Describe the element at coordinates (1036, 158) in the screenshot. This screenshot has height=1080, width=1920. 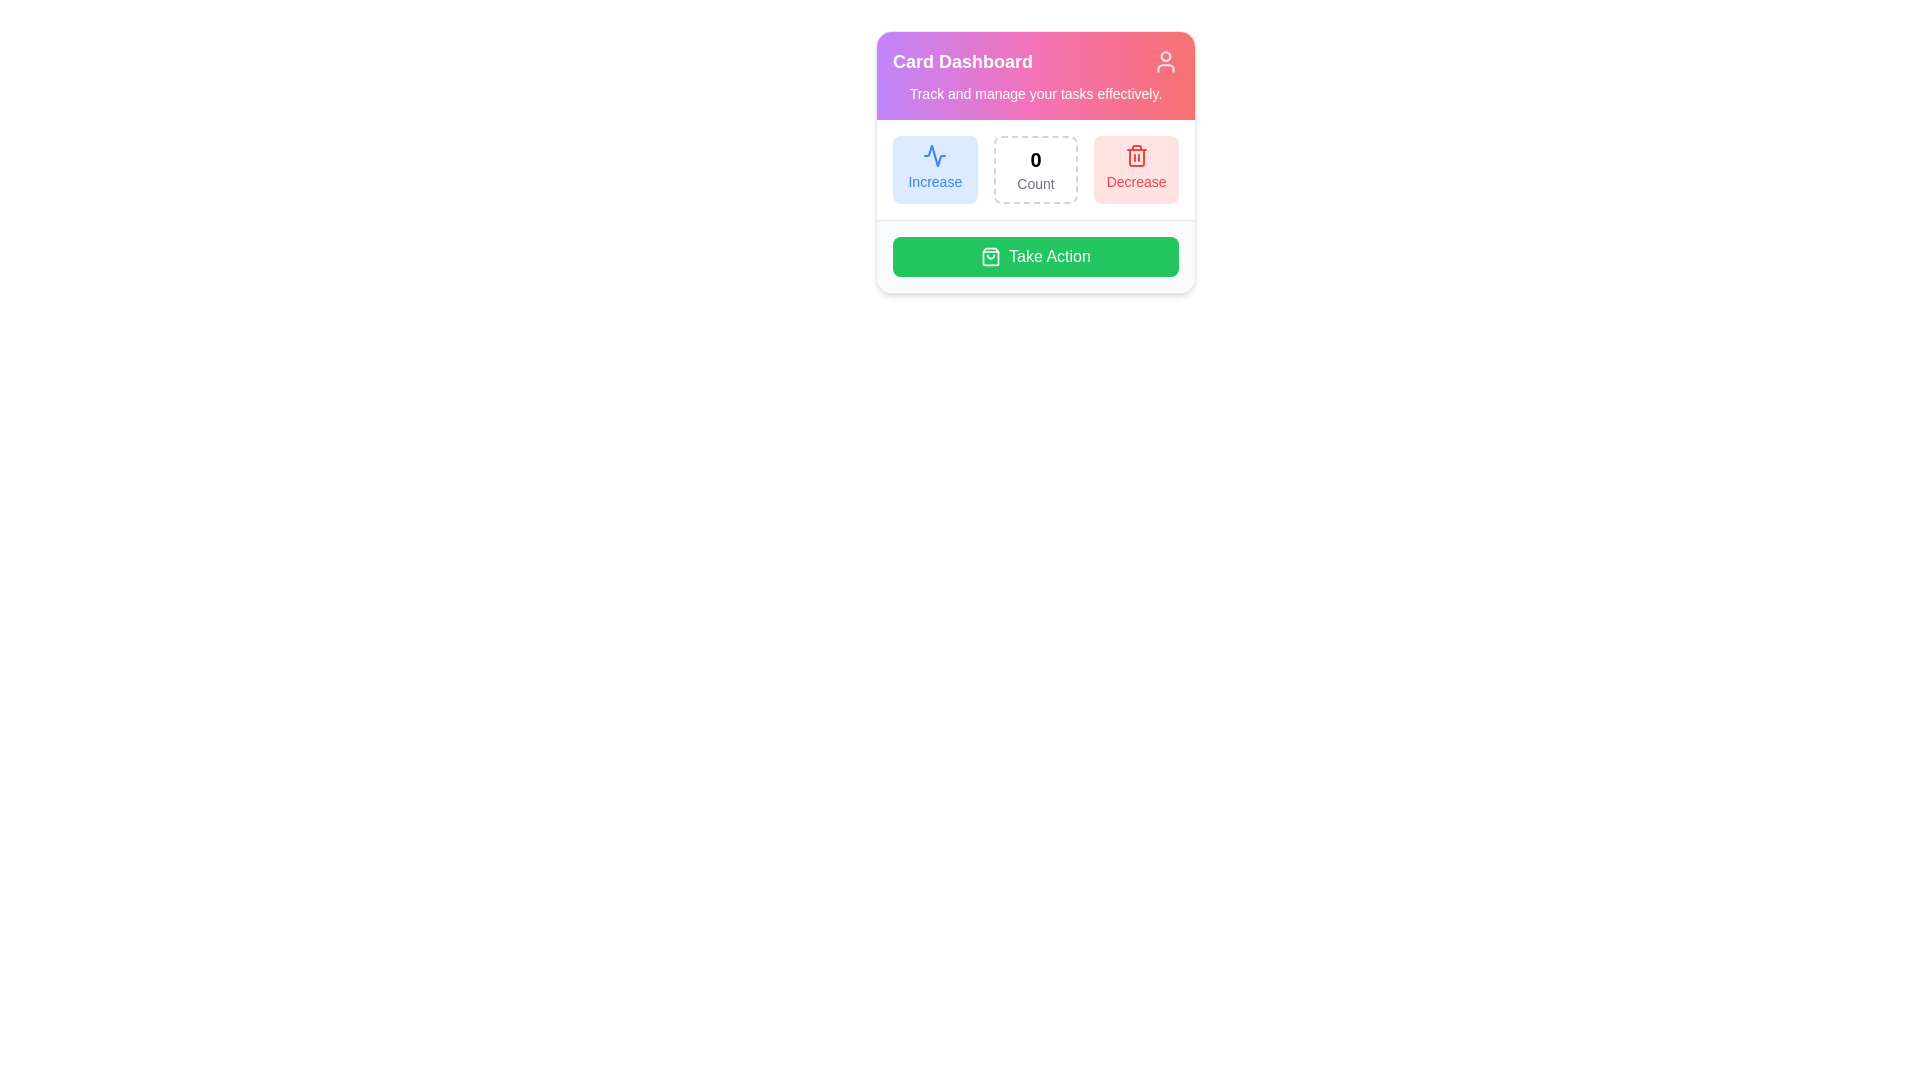
I see `the Static Text element displaying a numerical value, which is located within a dashed-border rectangular box, above the text 'Count'` at that location.